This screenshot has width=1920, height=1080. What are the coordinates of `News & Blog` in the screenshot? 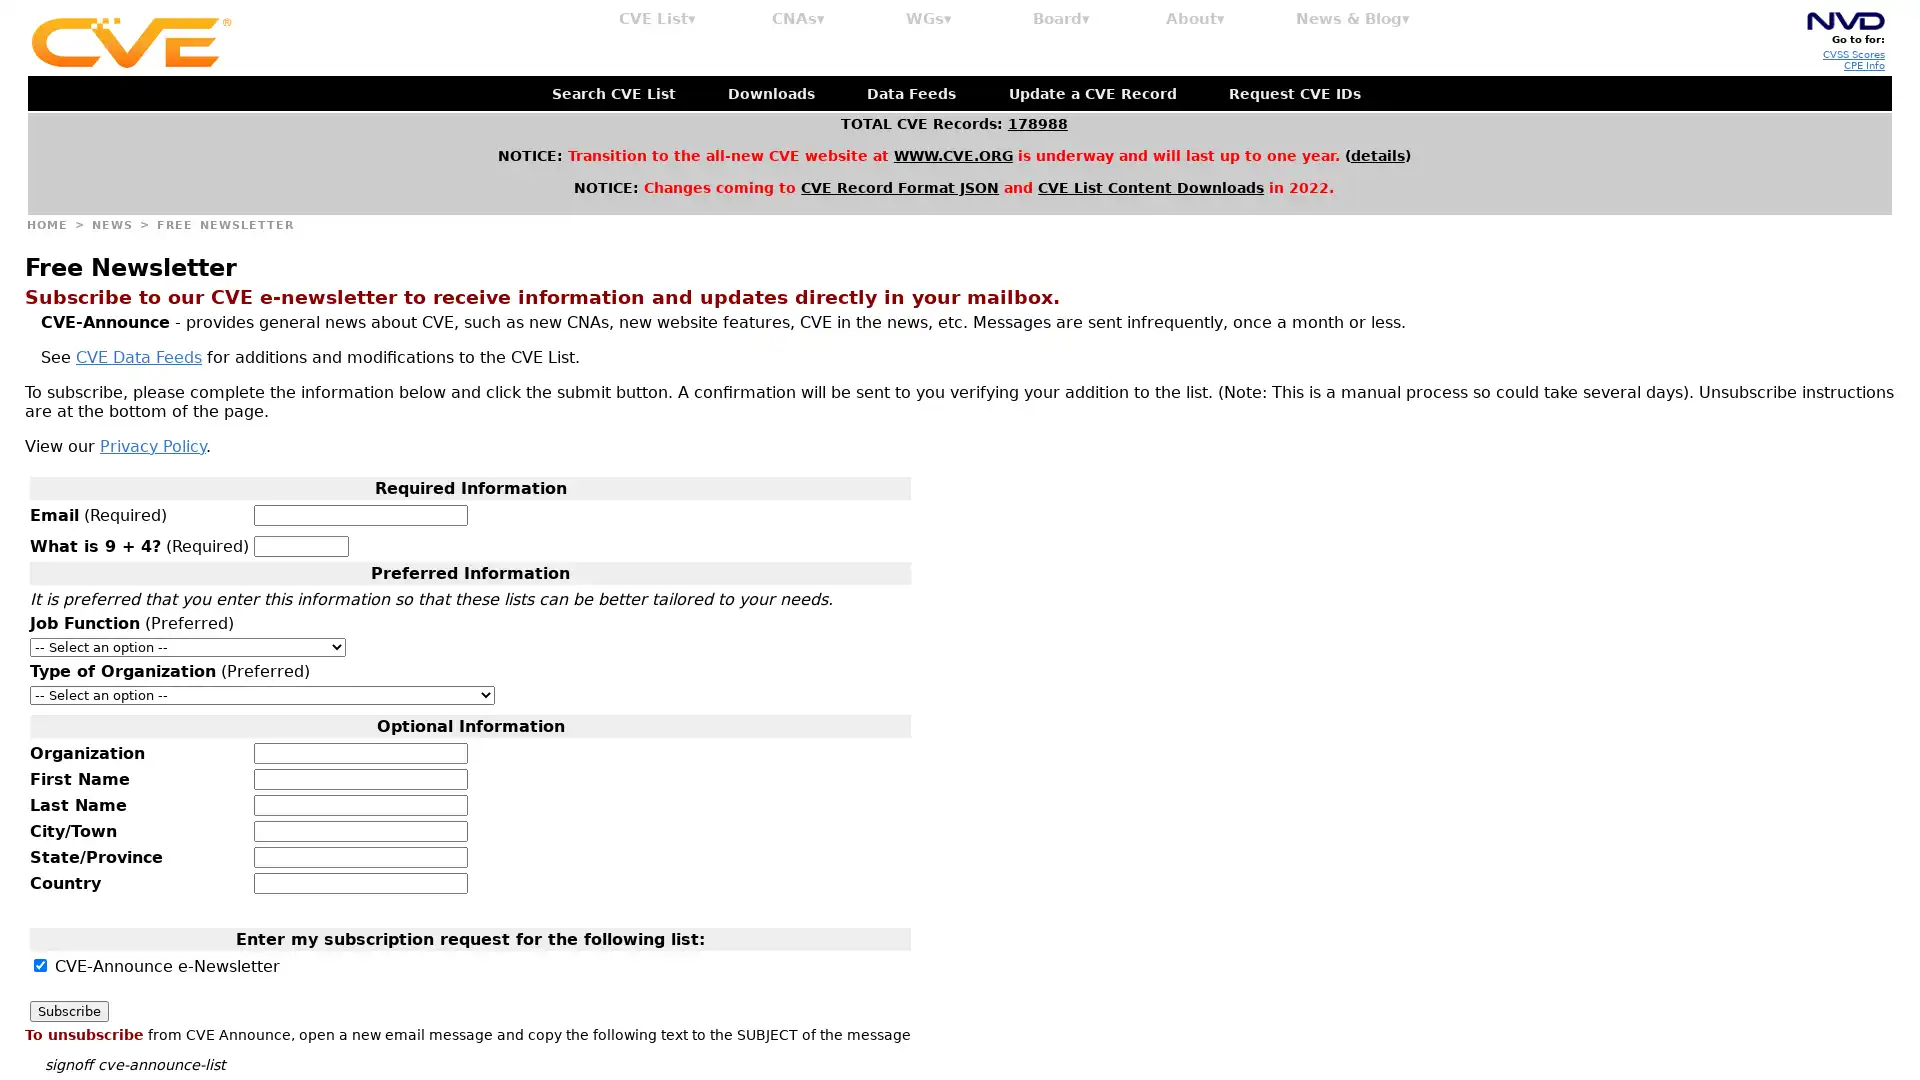 It's located at (1353, 19).